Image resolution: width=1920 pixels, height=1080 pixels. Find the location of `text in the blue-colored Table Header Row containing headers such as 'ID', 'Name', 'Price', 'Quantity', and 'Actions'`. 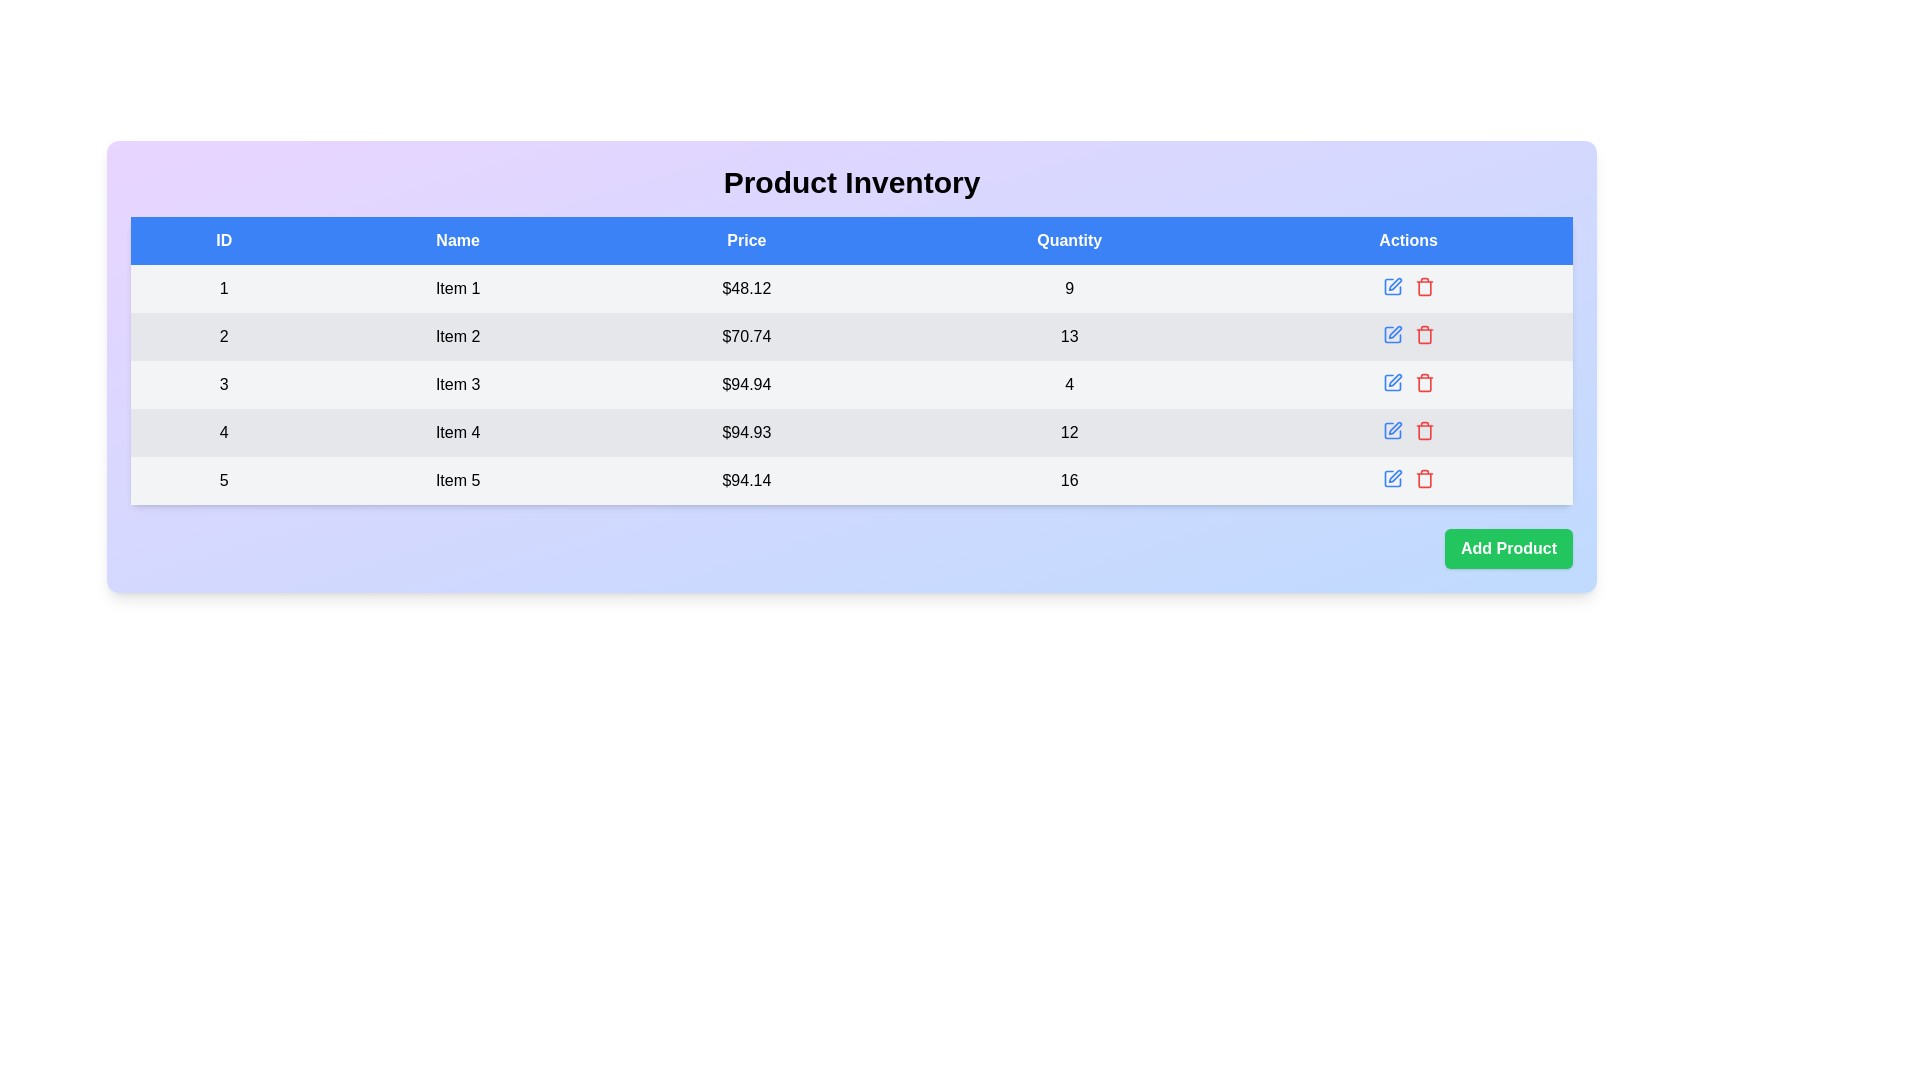

text in the blue-colored Table Header Row containing headers such as 'ID', 'Name', 'Price', 'Quantity', and 'Actions' is located at coordinates (851, 239).